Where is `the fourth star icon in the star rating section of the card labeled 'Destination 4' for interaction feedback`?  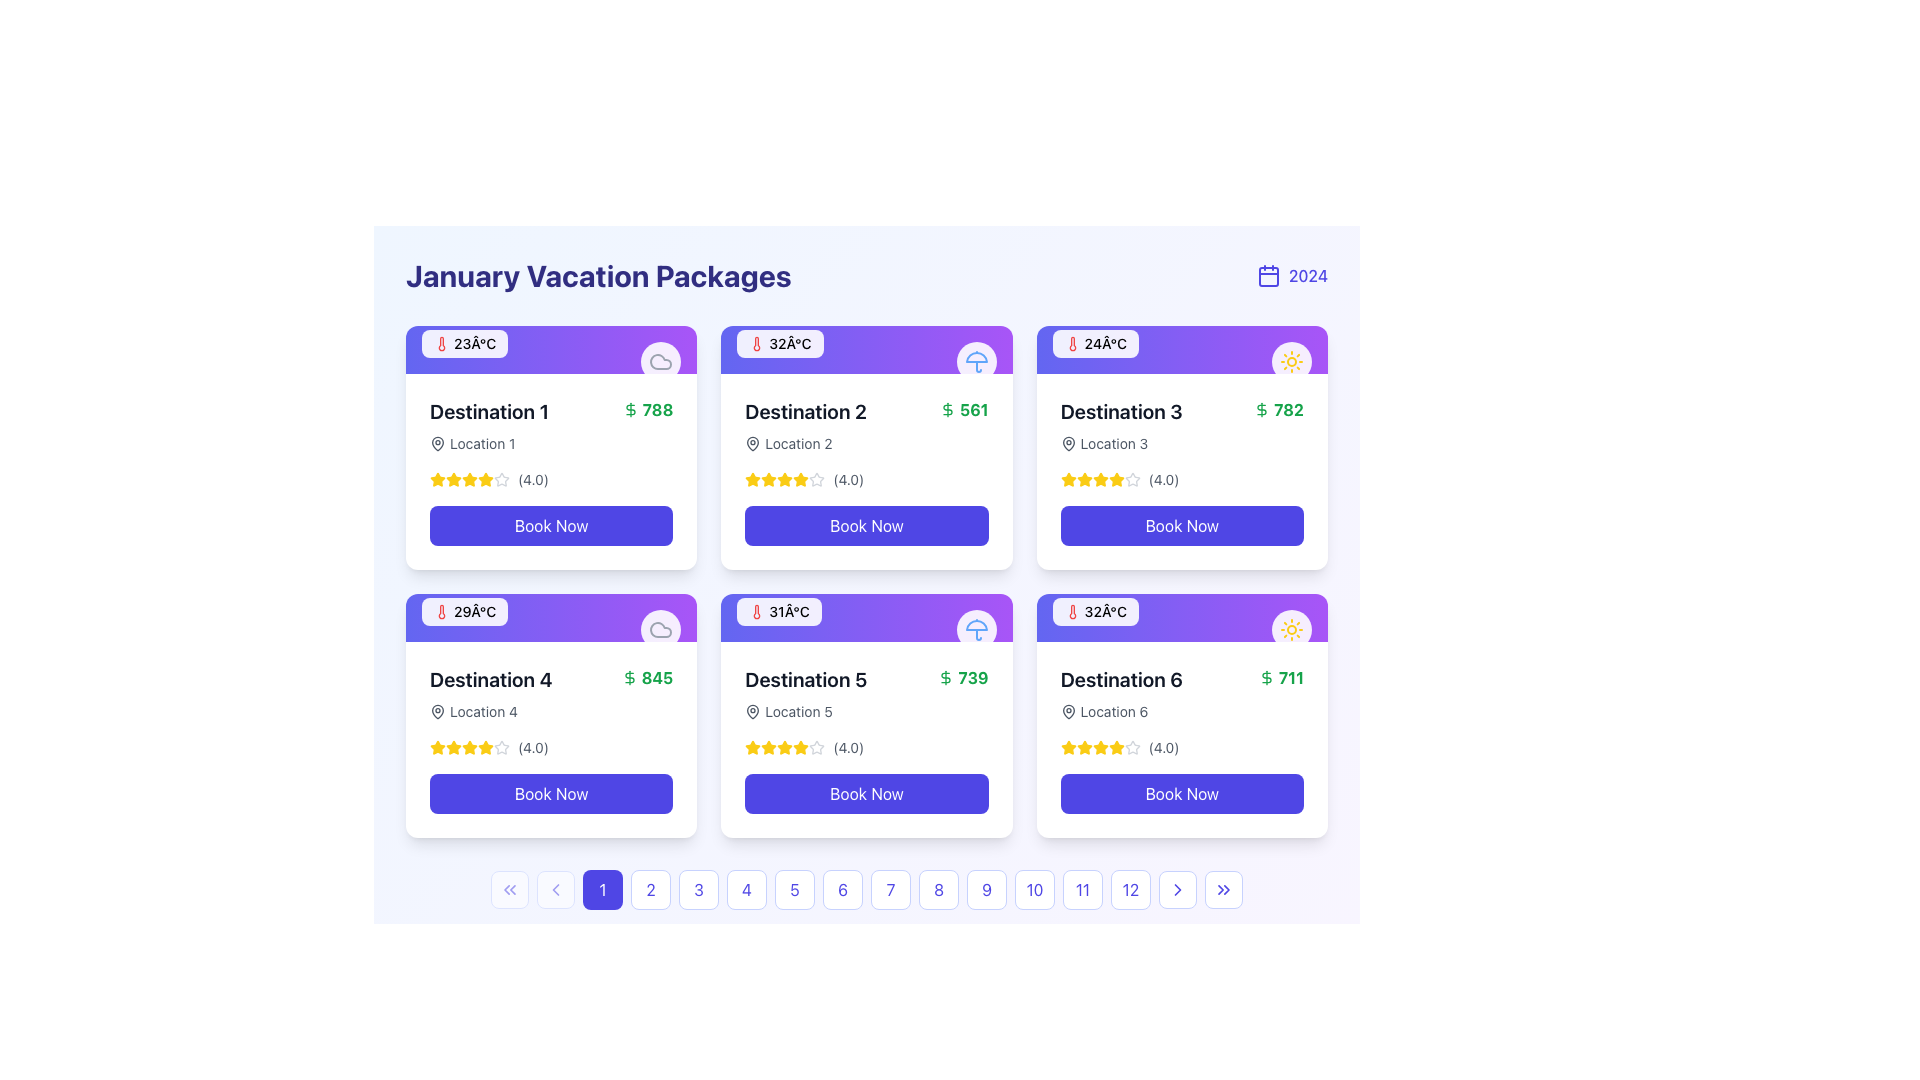
the fourth star icon in the star rating section of the card labeled 'Destination 4' for interaction feedback is located at coordinates (436, 747).